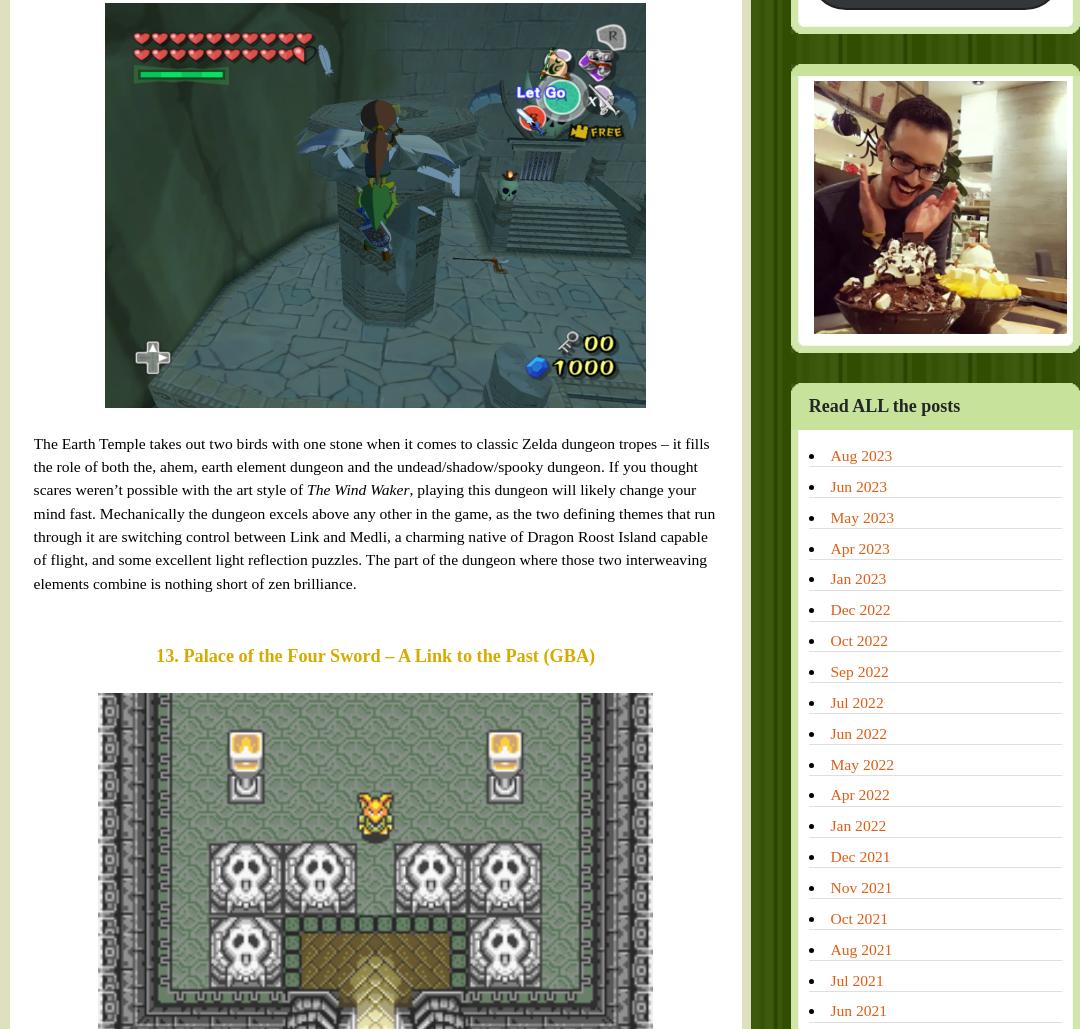 The image size is (1080, 1029). Describe the element at coordinates (308, 45) in the screenshot. I see `'The Earth Temple takes out two birds with one stone when it comes to classic Zelda dungeon tropes – it fills the role of both the, ahem, earth element dungeon and the undead/shadow/spooky dungeon. If you thought scares weren’t possible with the art style of'` at that location.